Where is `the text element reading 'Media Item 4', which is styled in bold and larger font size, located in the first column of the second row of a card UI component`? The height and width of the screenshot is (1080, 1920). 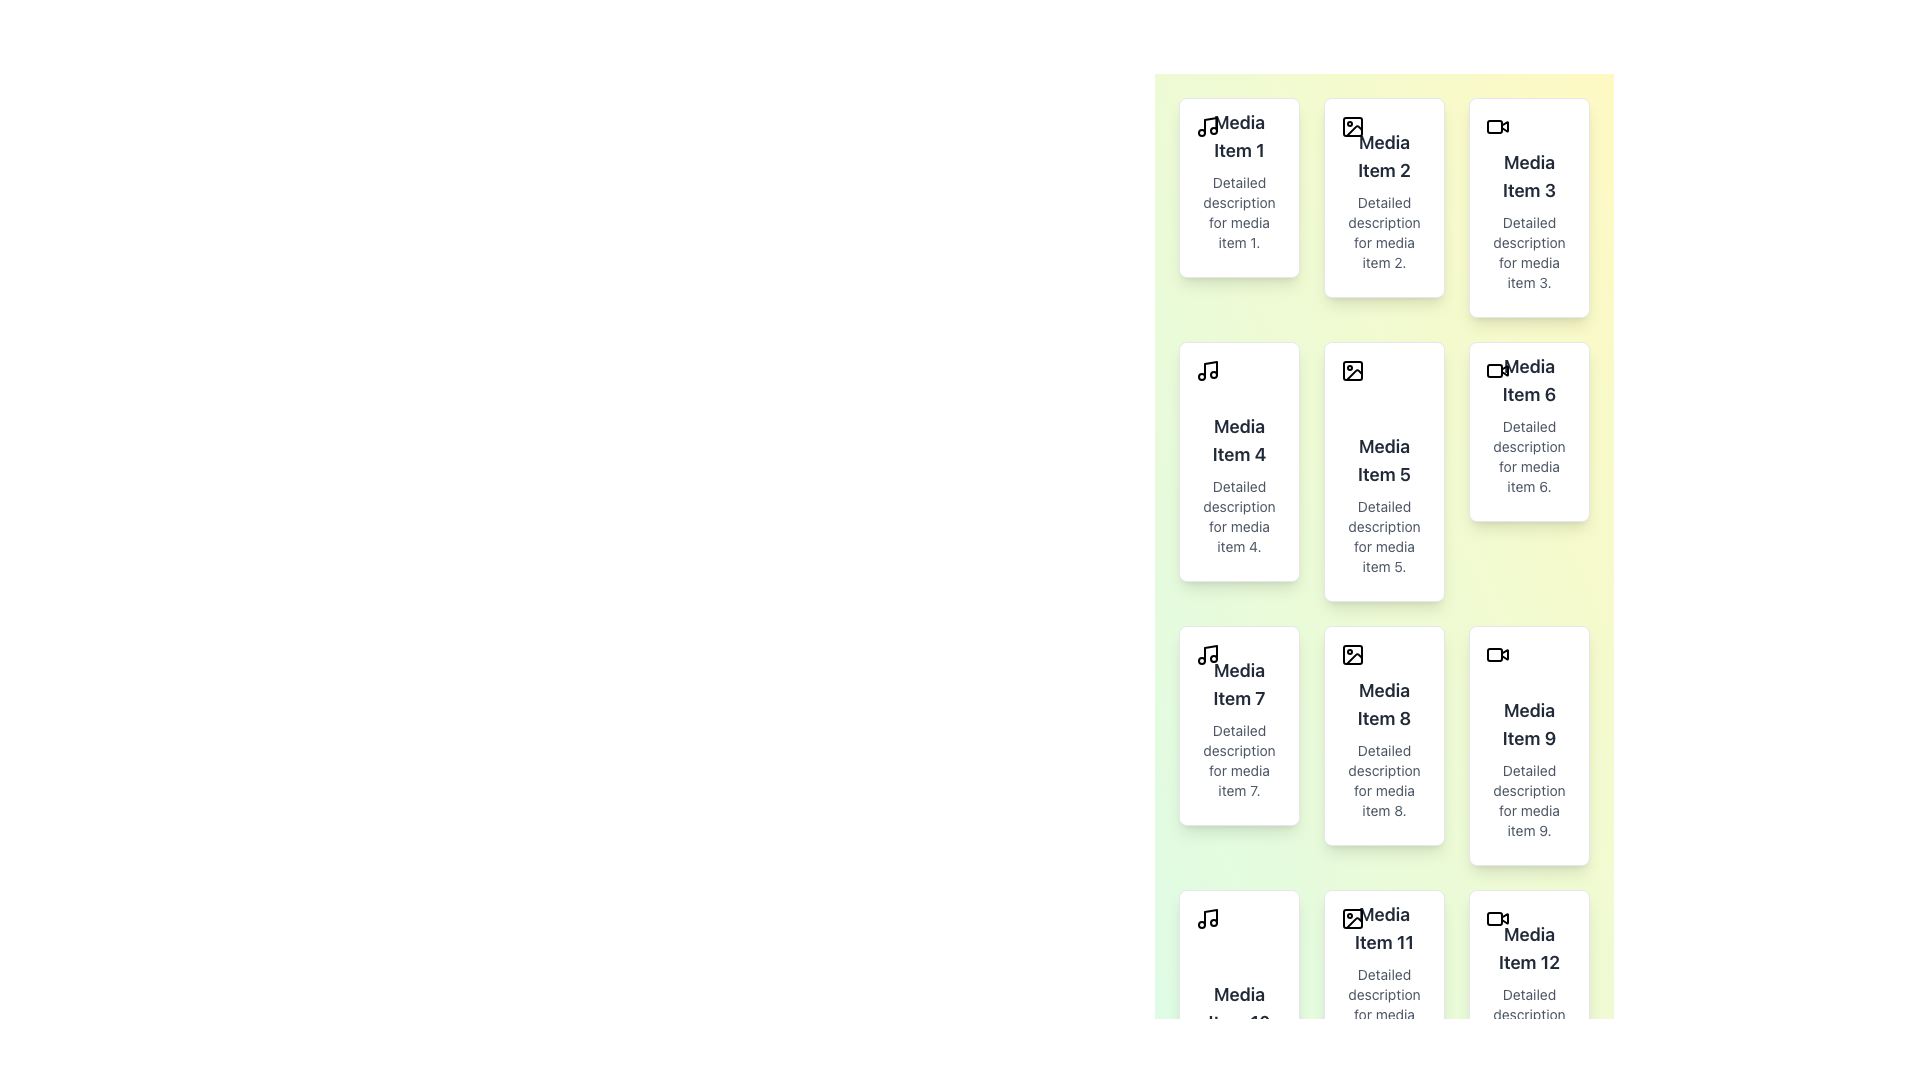 the text element reading 'Media Item 4', which is styled in bold and larger font size, located in the first column of the second row of a card UI component is located at coordinates (1238, 439).